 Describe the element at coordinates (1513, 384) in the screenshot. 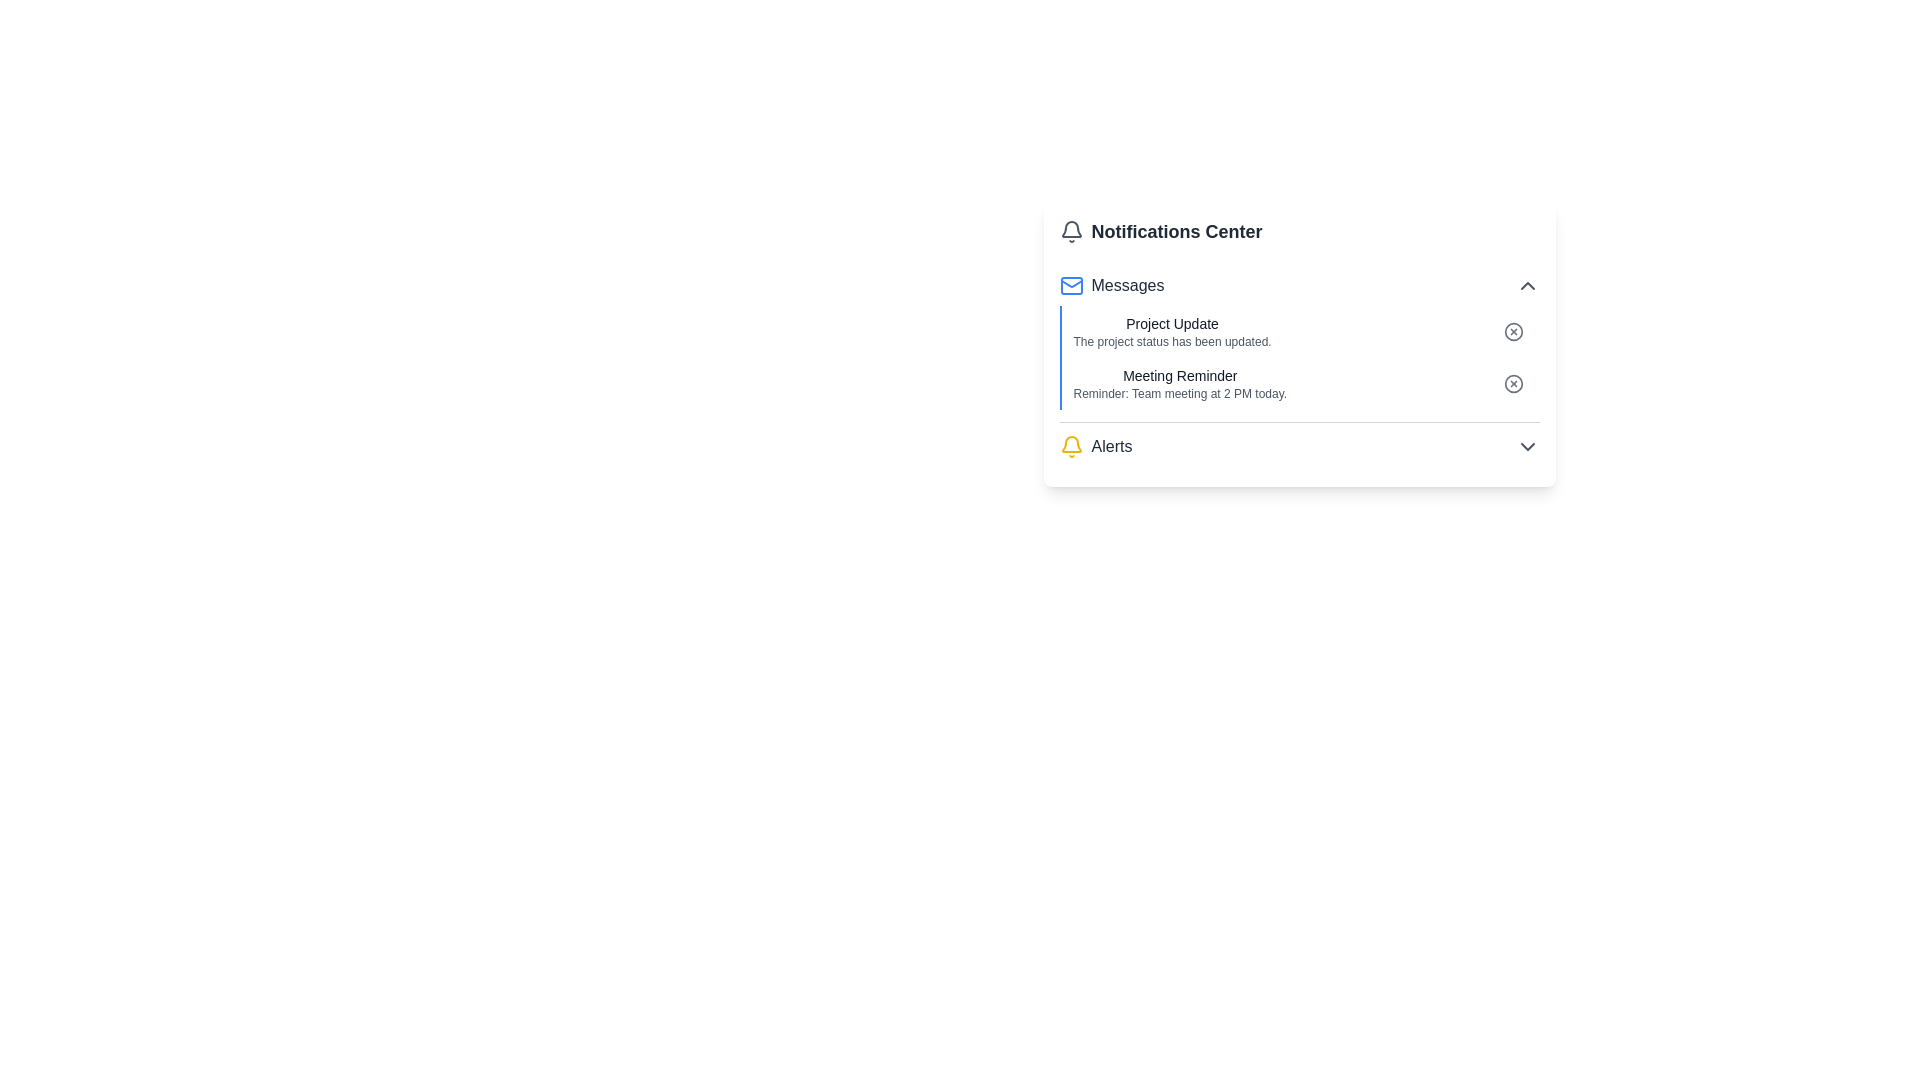

I see `the Icon button located to the right of the 'Meeting Reminder' text in the Notifications Center` at that location.